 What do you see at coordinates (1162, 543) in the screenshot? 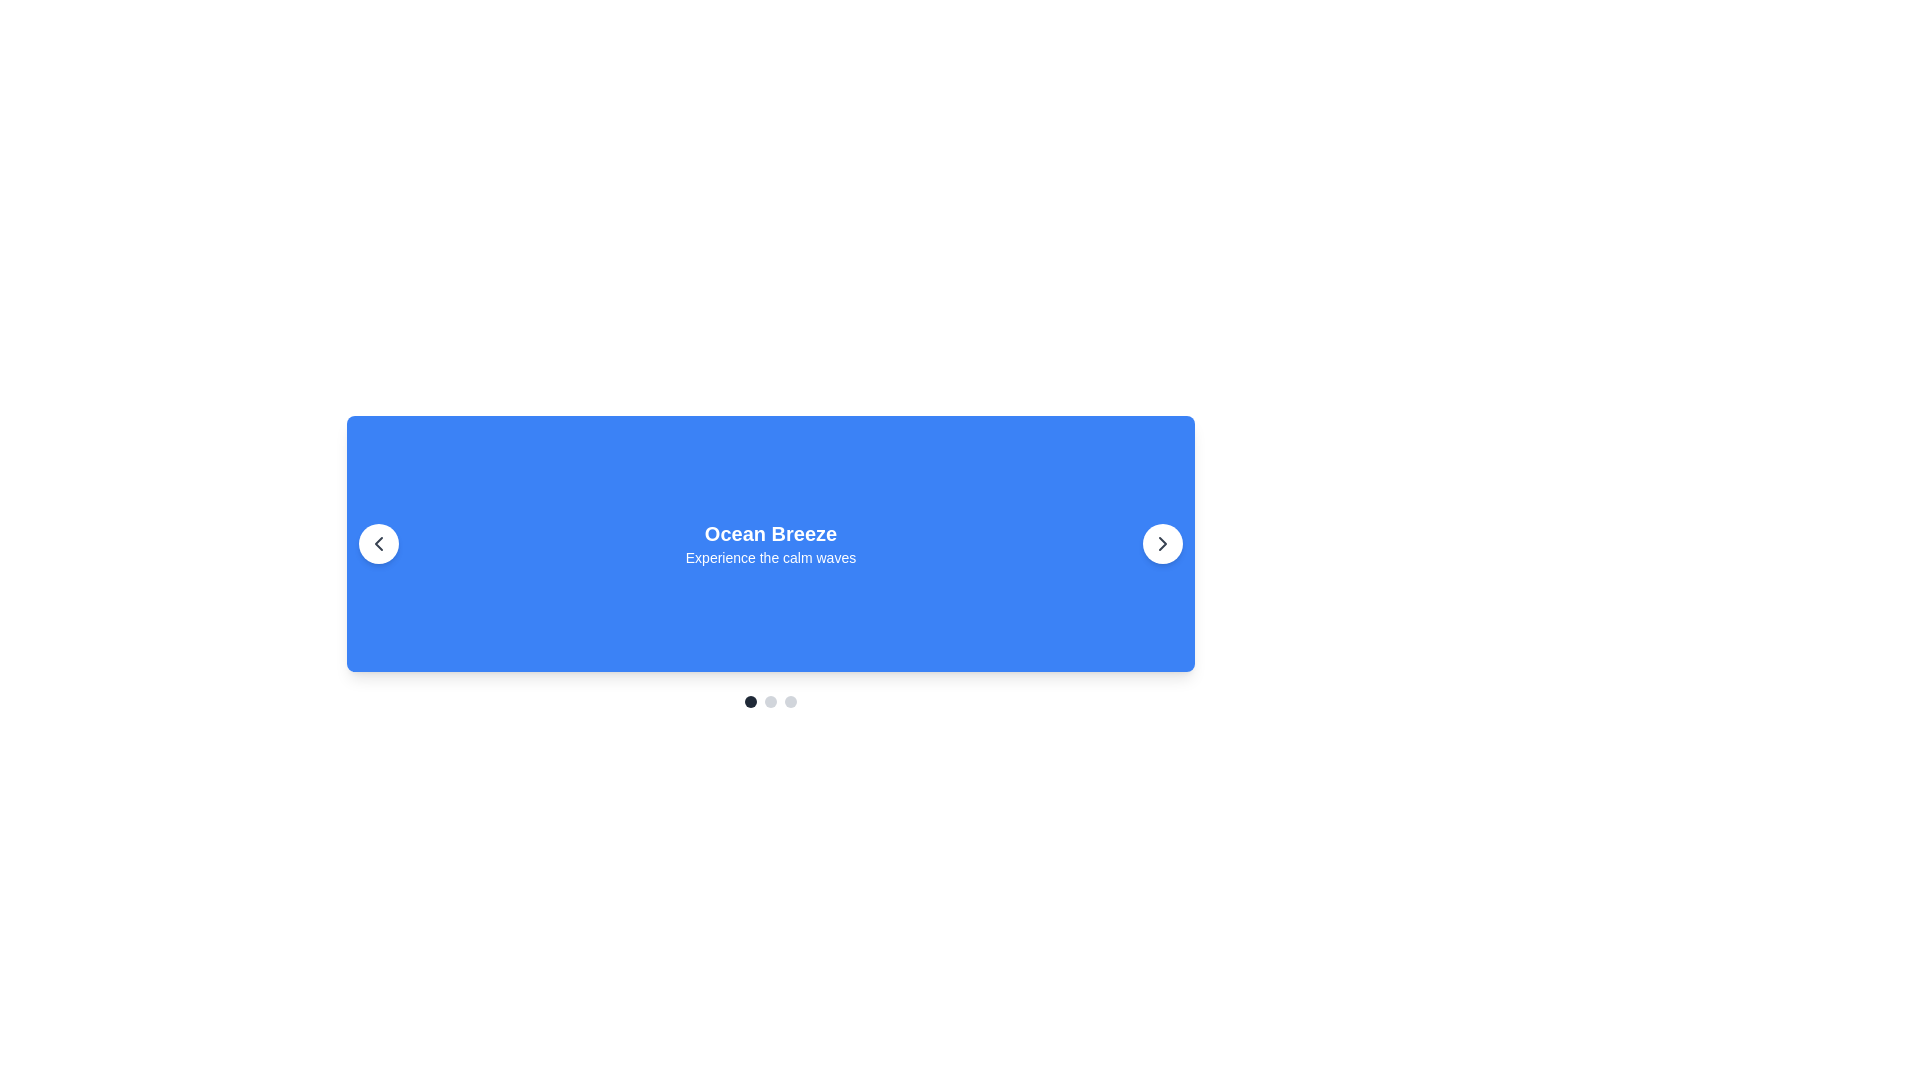
I see `the right-pointing chevron arrow icon within the circular button on the right side of the blue card` at bounding box center [1162, 543].